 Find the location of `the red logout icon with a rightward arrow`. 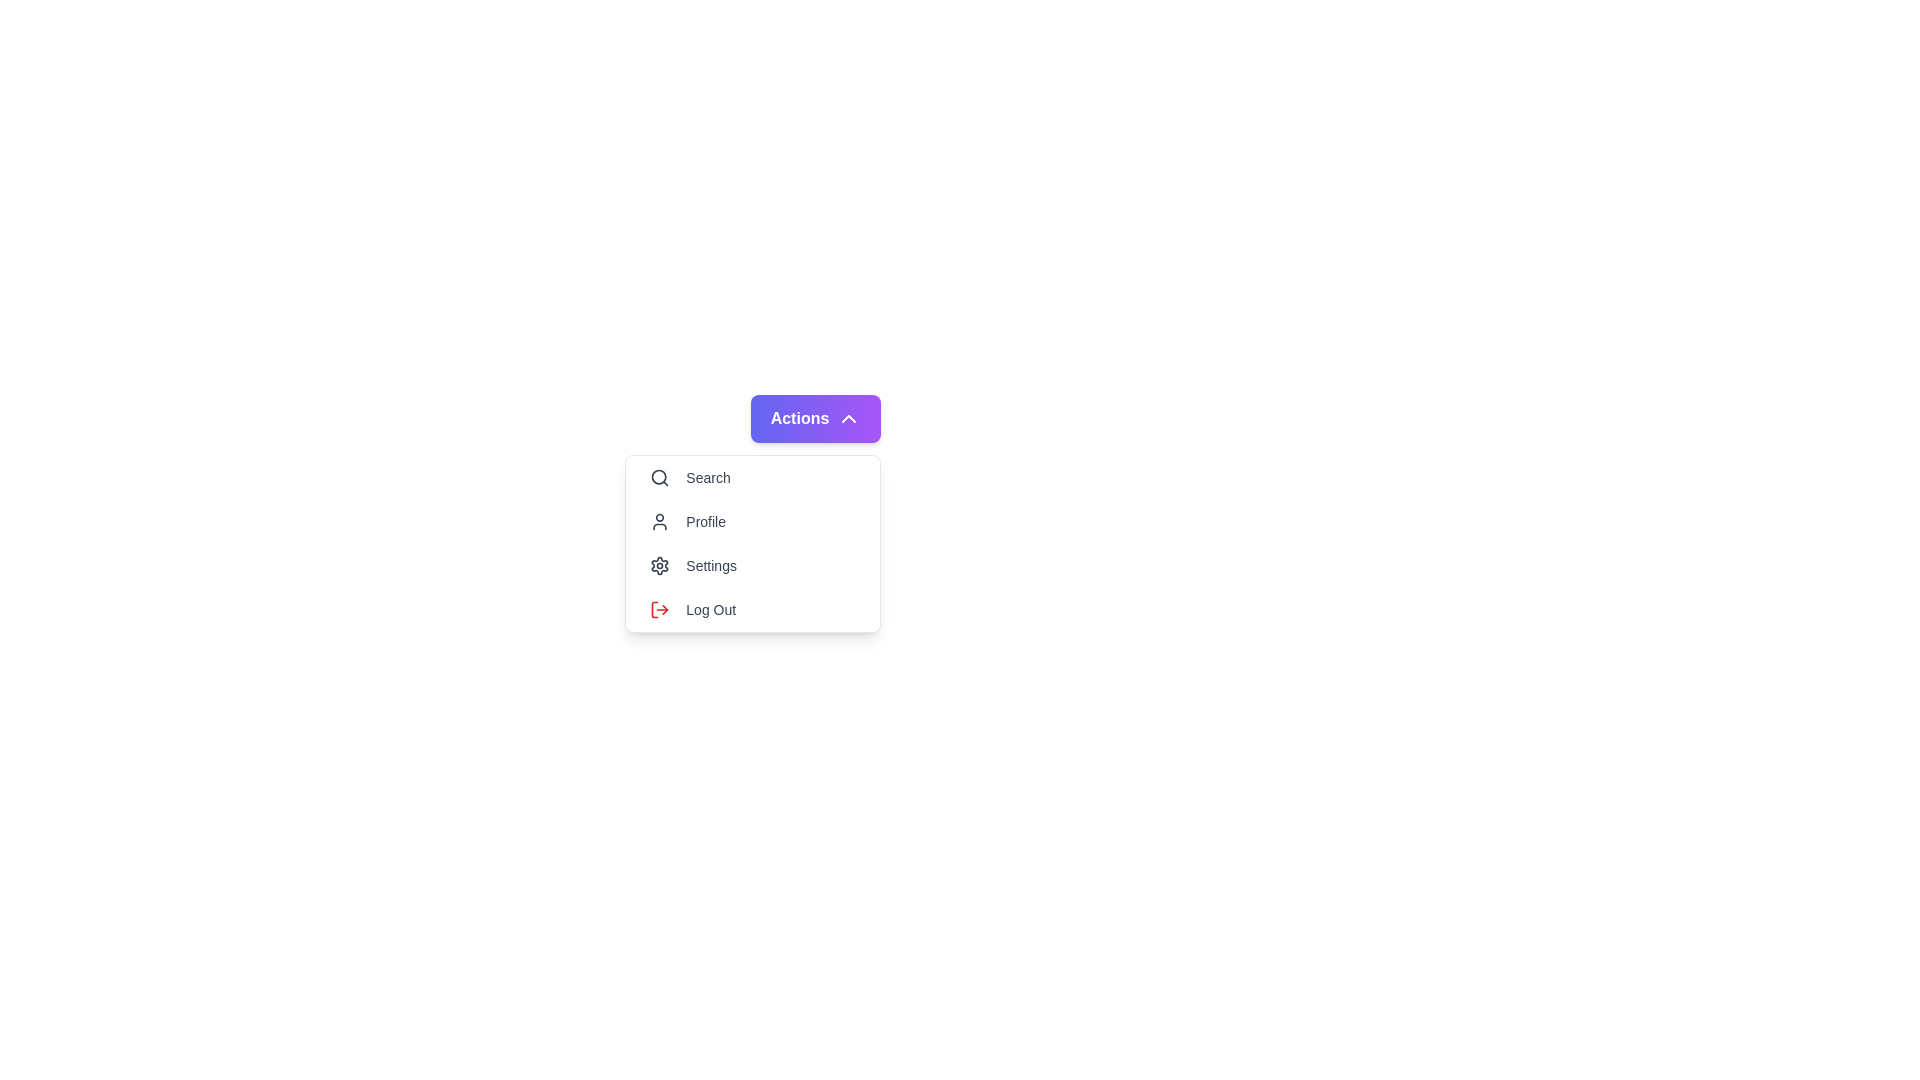

the red logout icon with a rightward arrow is located at coordinates (660, 608).